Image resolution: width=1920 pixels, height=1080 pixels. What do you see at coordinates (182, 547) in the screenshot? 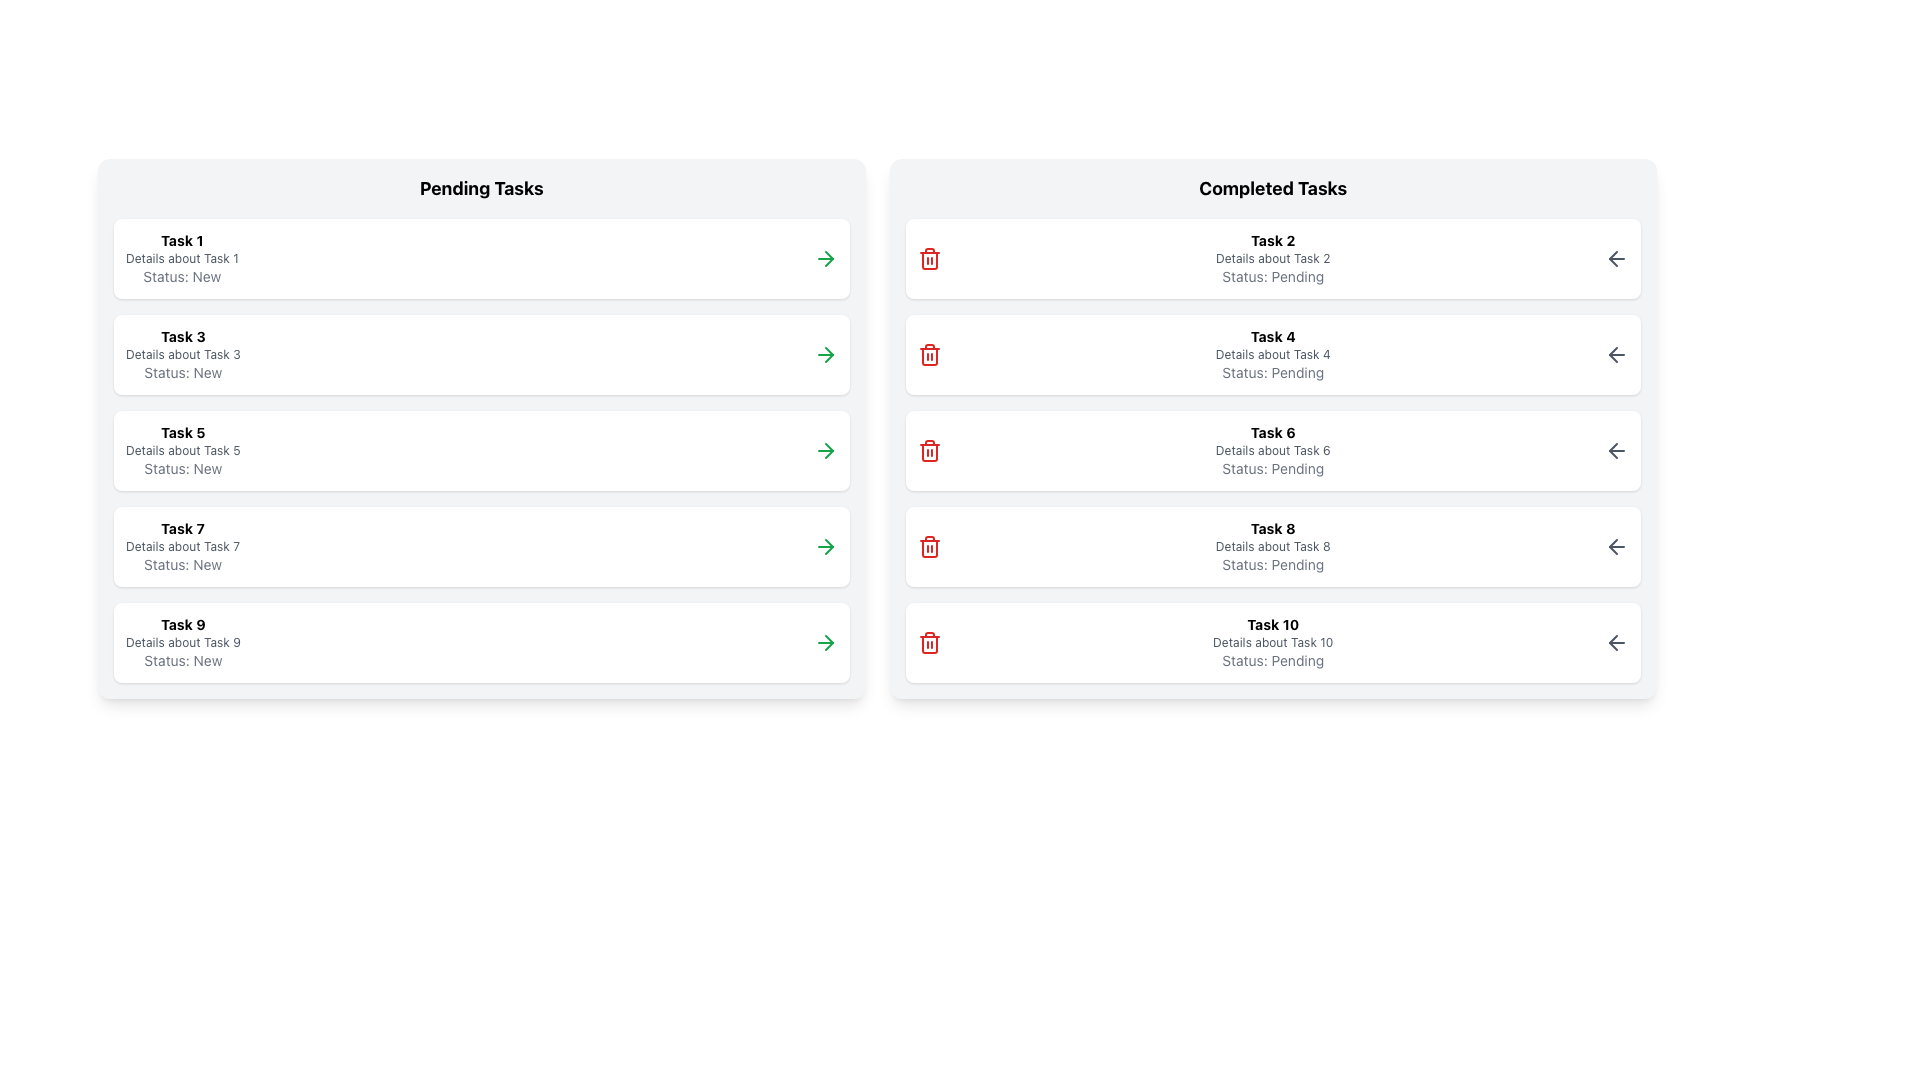
I see `the Text label that provides additional information about 'Task 7', located in the left column under 'Pending Tasks', below the 'Task 7' header and above the 'Status: New' label` at bounding box center [182, 547].